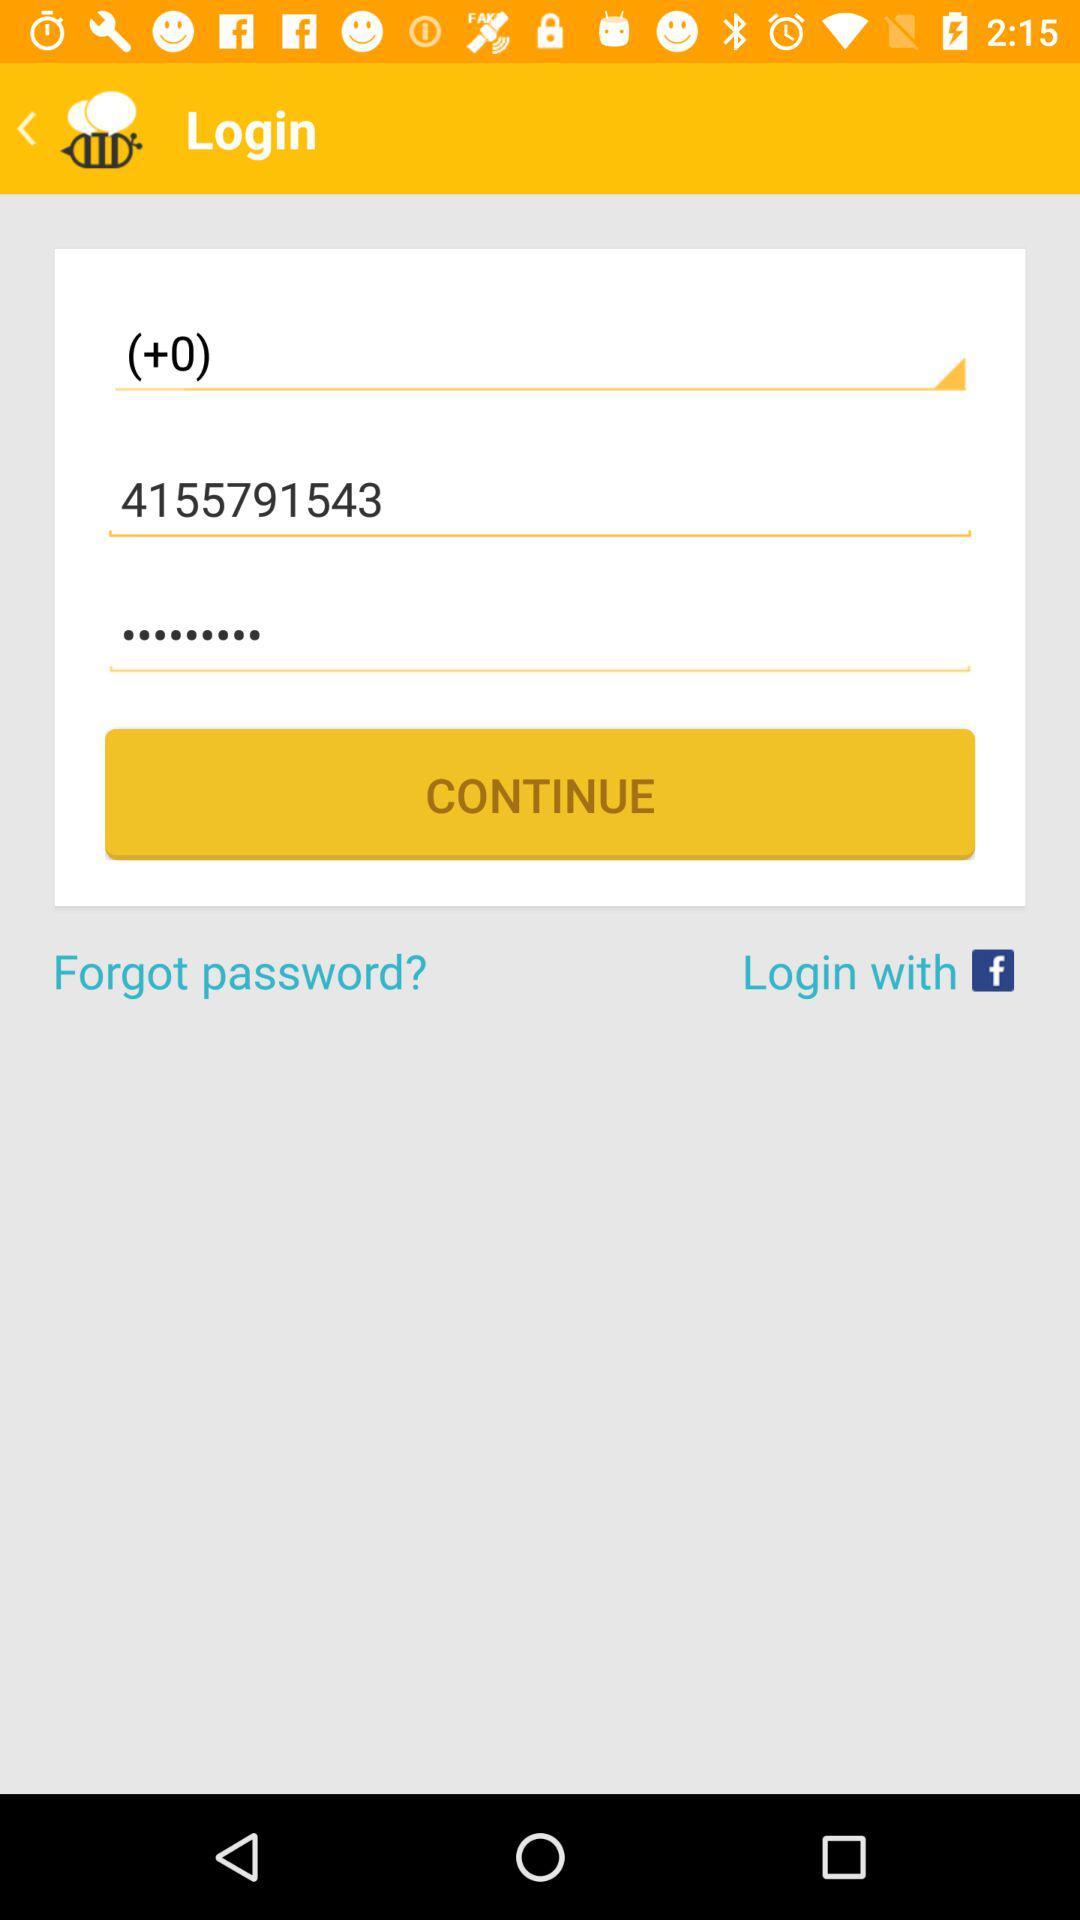 This screenshot has width=1080, height=1920. Describe the element at coordinates (540, 499) in the screenshot. I see `the 4155791543 icon` at that location.